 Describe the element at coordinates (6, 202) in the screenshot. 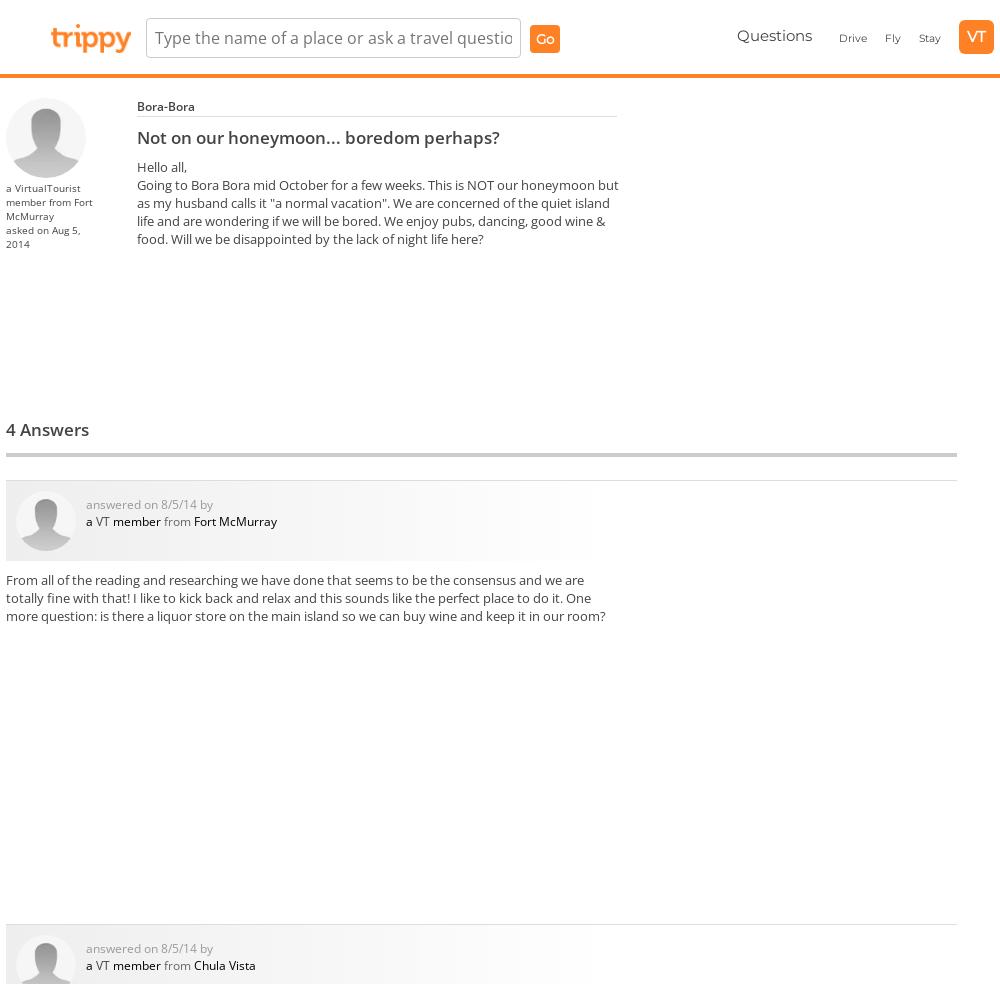

I see `'member'` at that location.